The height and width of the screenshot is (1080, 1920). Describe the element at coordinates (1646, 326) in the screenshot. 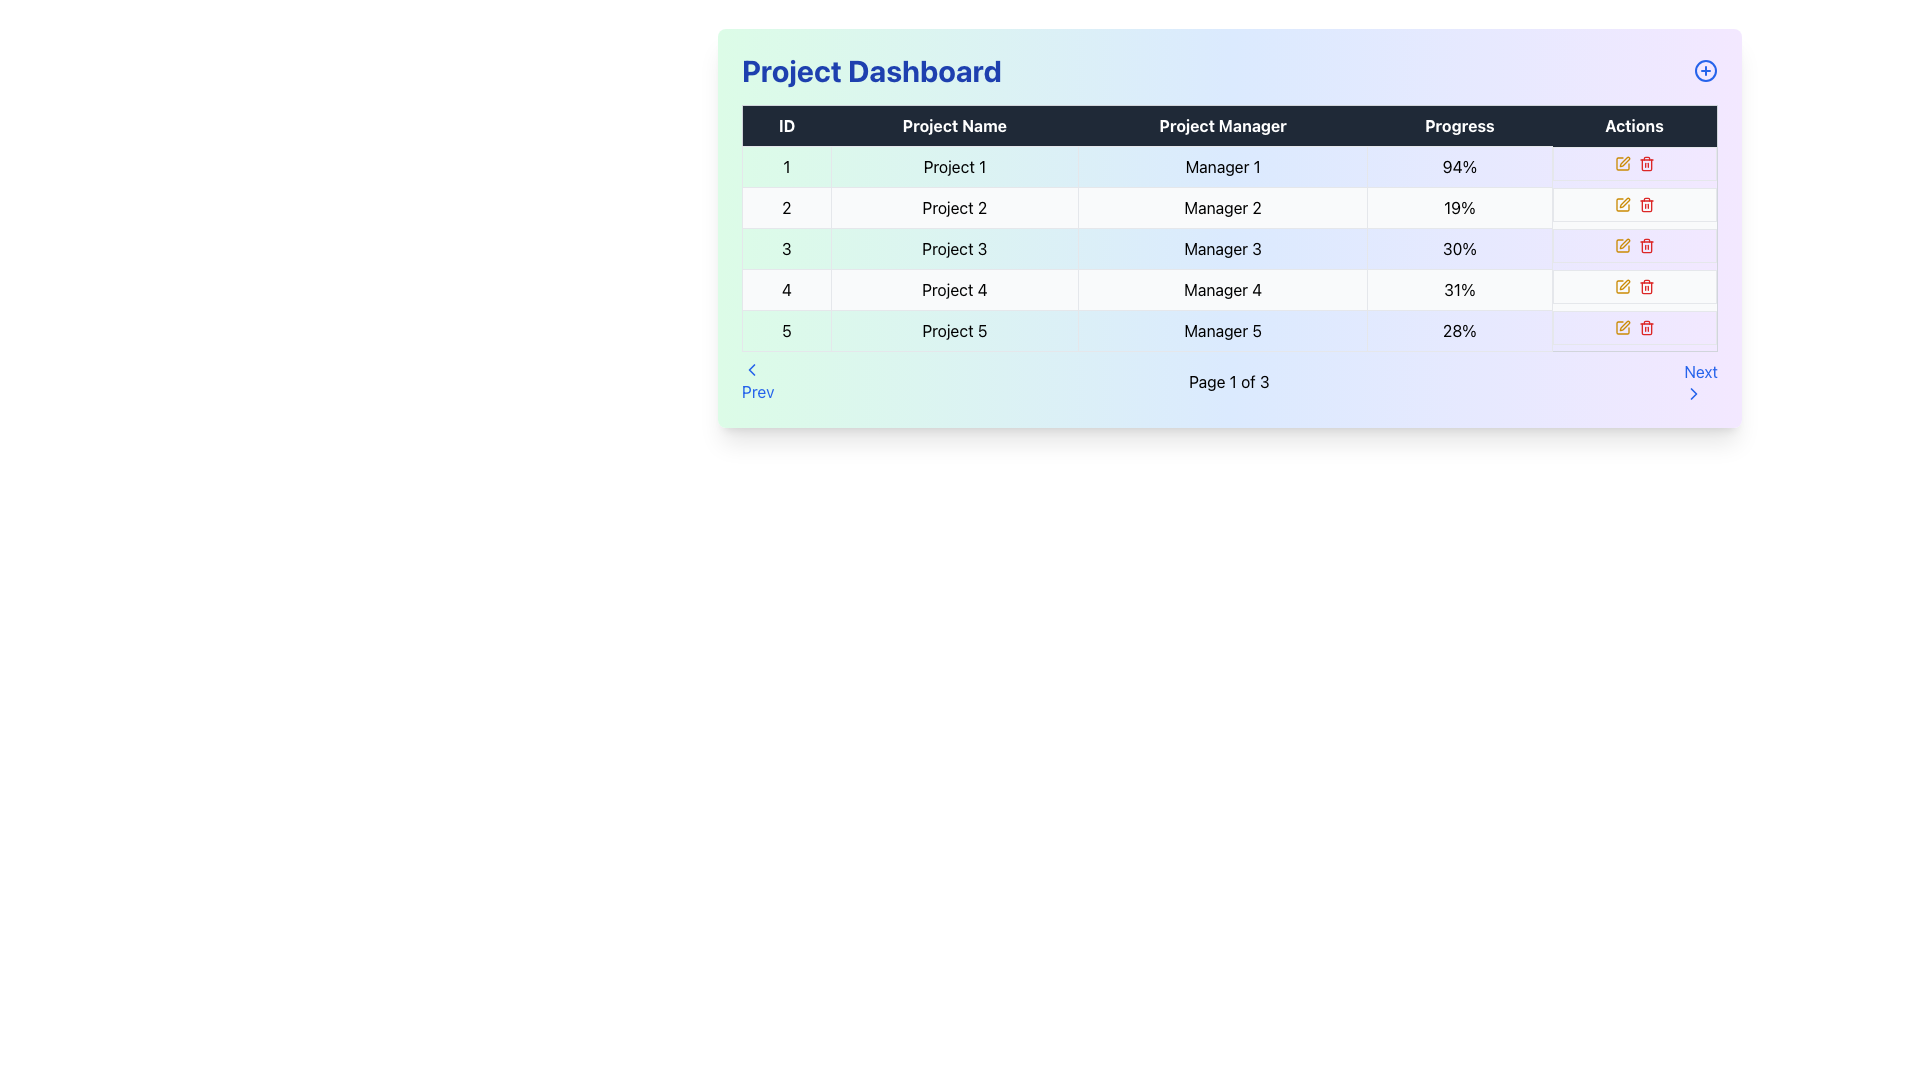

I see `the trash can icon button located` at that location.